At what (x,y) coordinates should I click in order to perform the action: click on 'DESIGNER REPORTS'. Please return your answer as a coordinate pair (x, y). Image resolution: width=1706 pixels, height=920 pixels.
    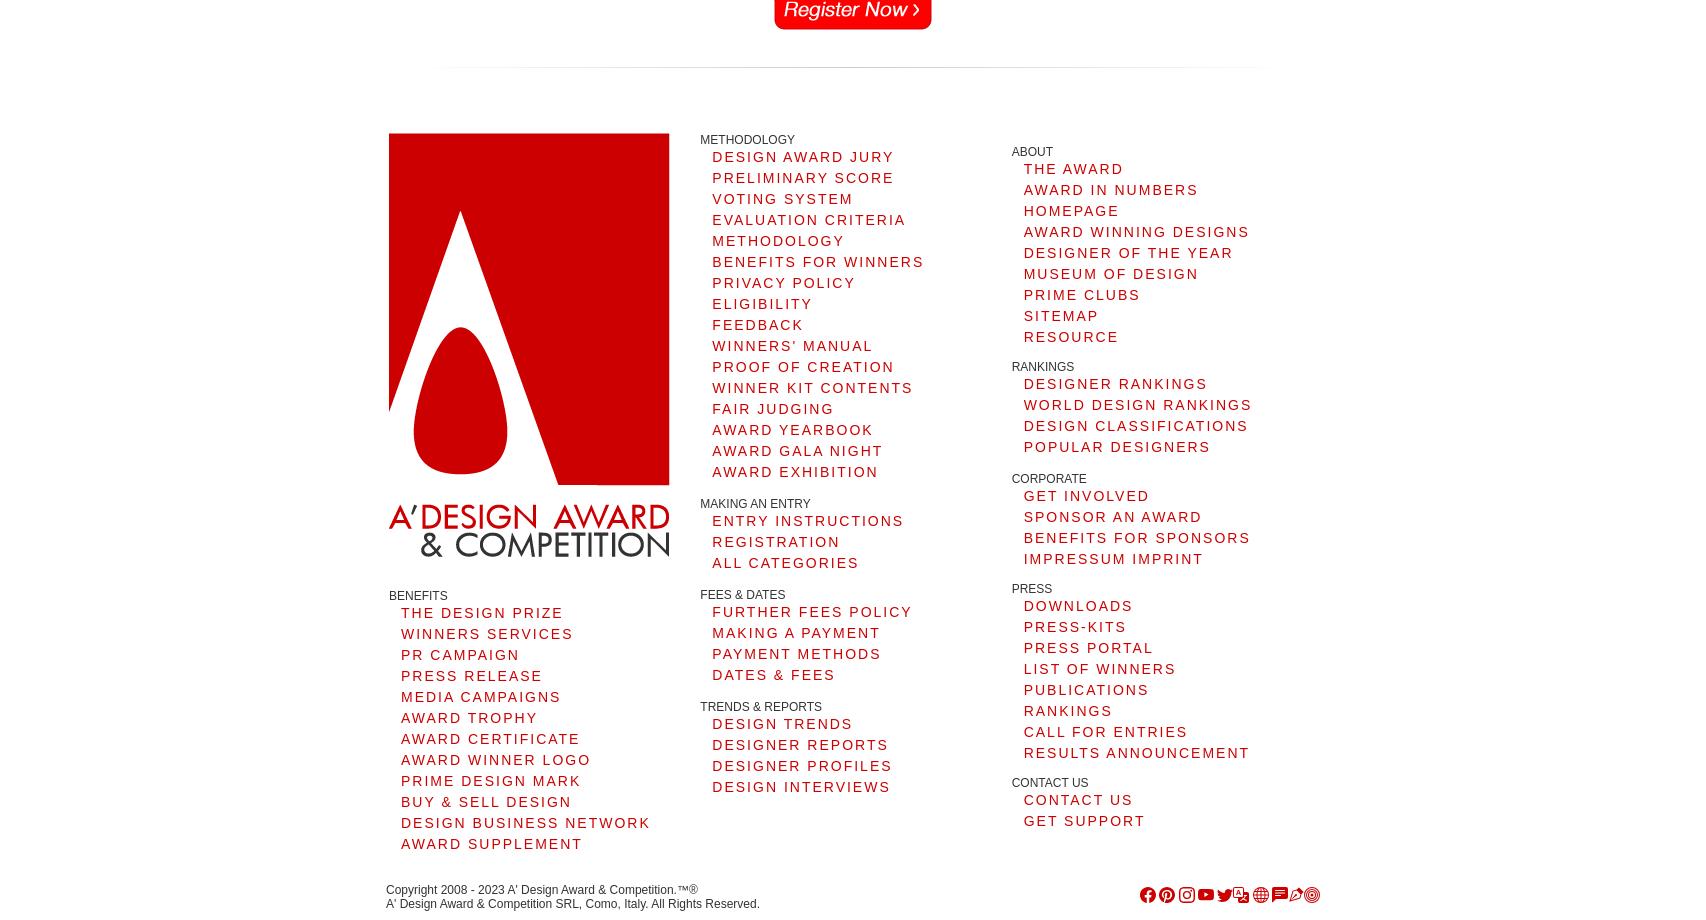
    Looking at the image, I should click on (798, 744).